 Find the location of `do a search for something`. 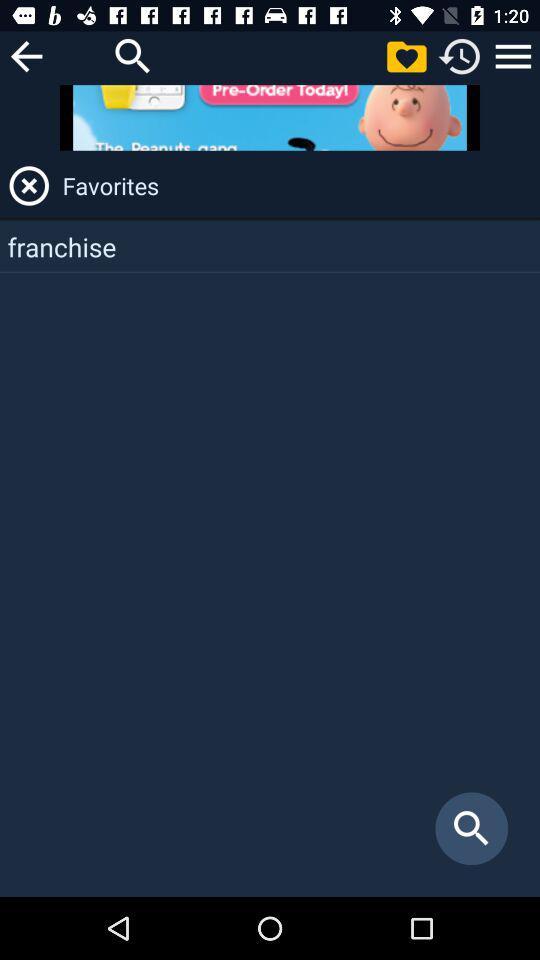

do a search for something is located at coordinates (133, 55).